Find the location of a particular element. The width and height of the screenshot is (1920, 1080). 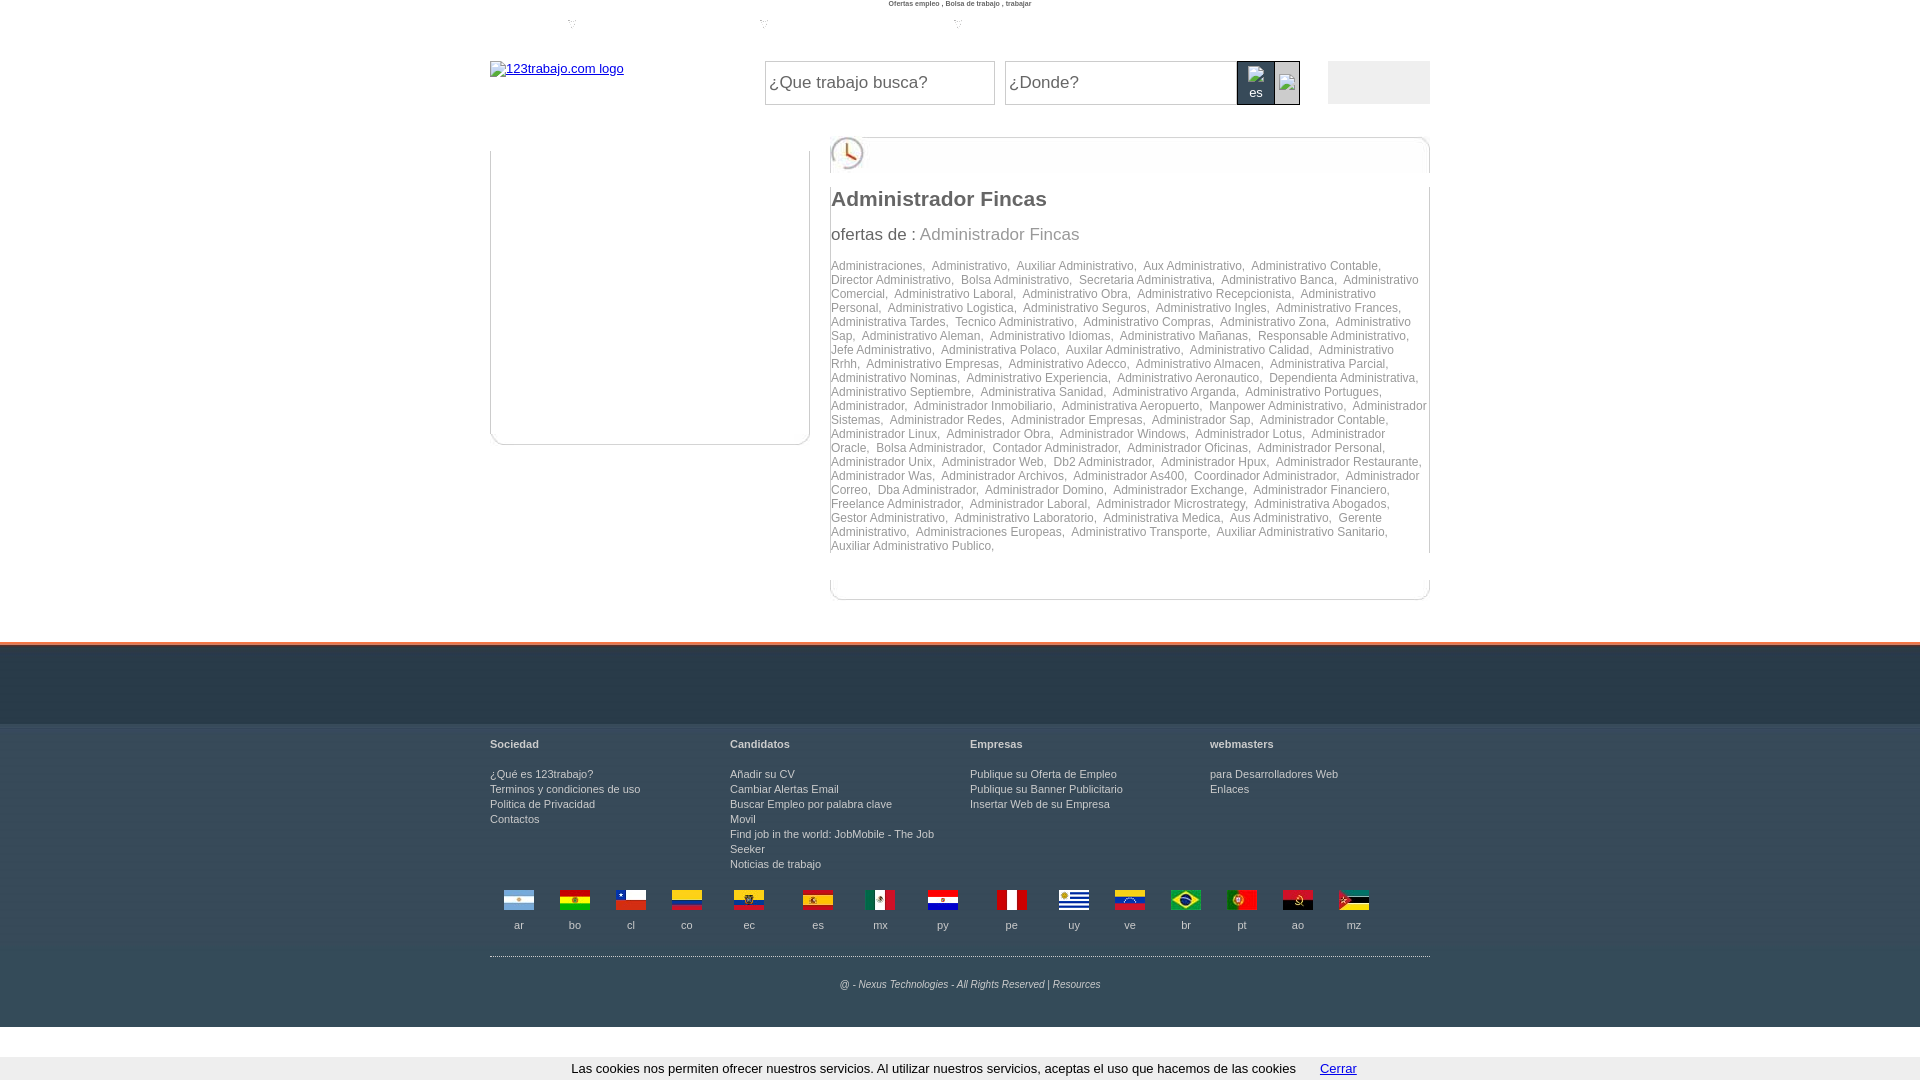

'Politica de Privacidad' is located at coordinates (542, 802).